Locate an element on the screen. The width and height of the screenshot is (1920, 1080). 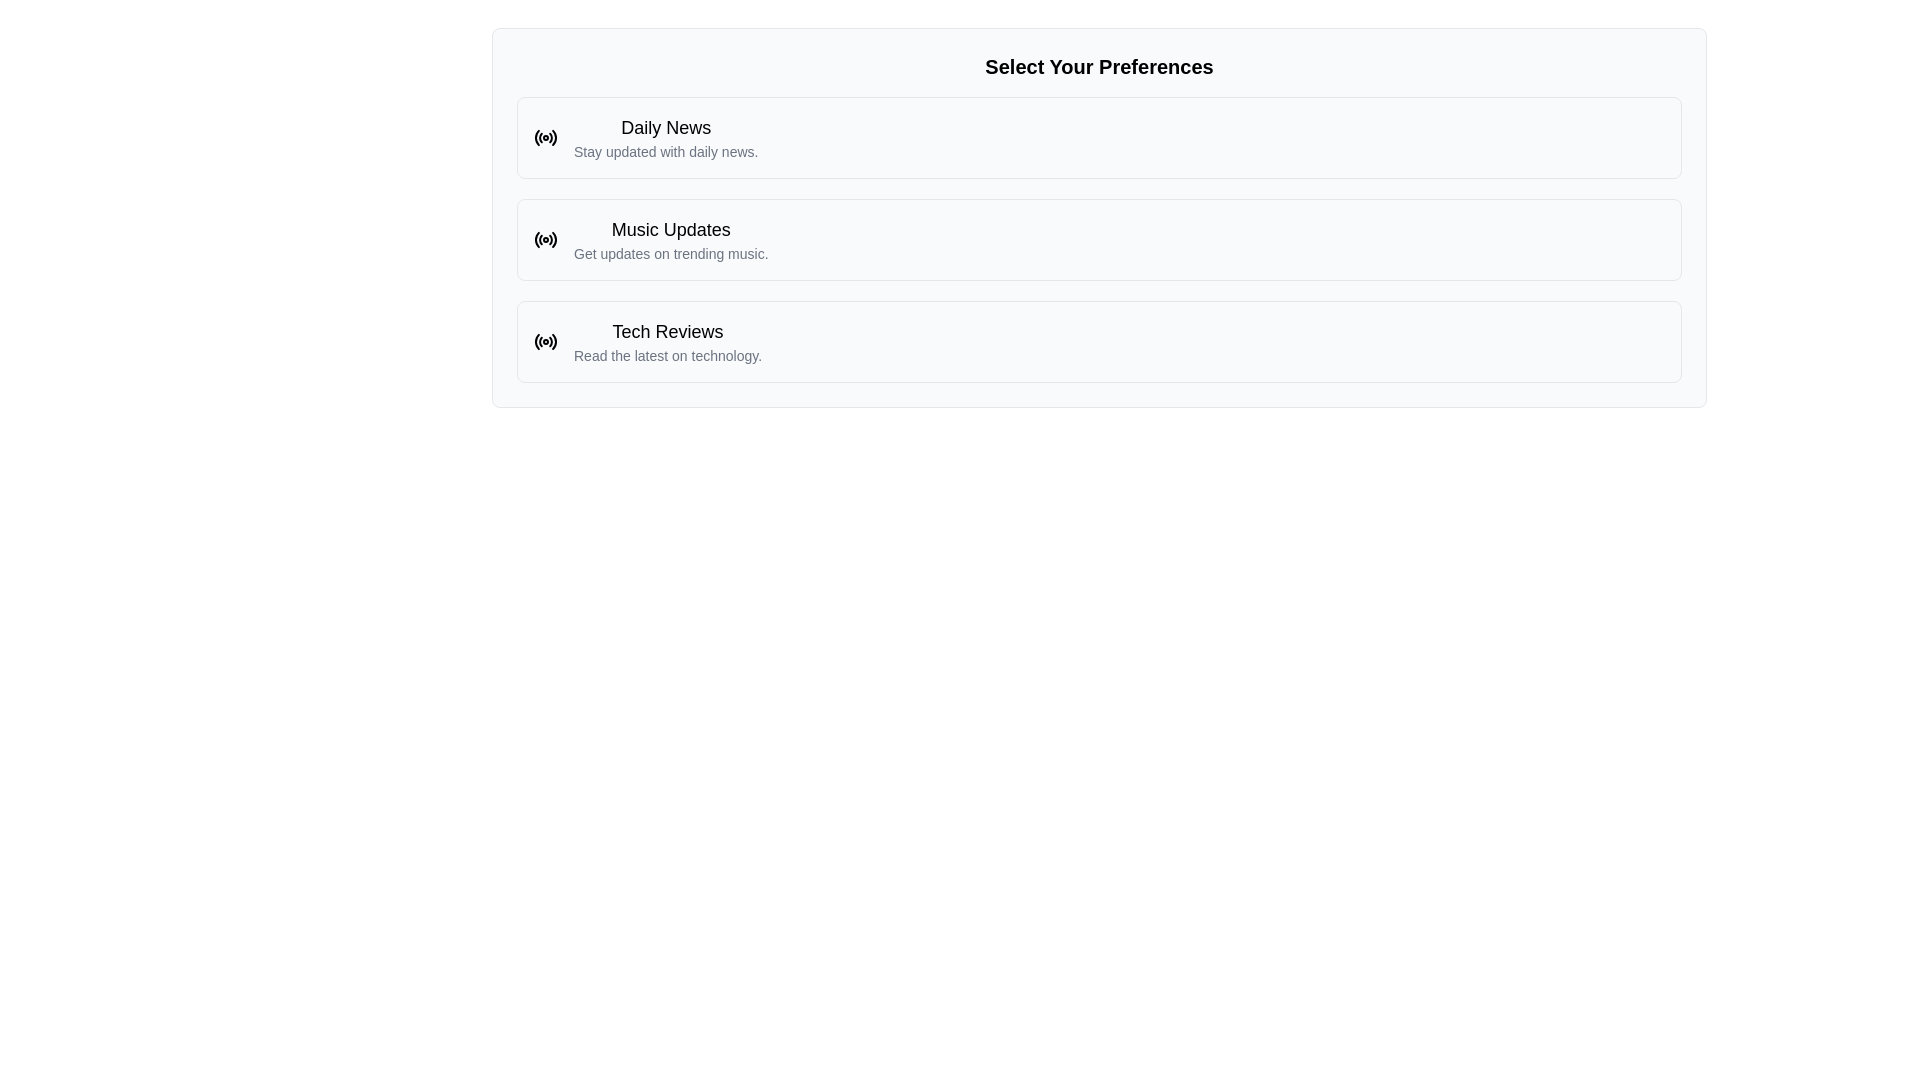
the circular radio signal icon located to the immediate left of the text 'Daily News' is located at coordinates (546, 137).